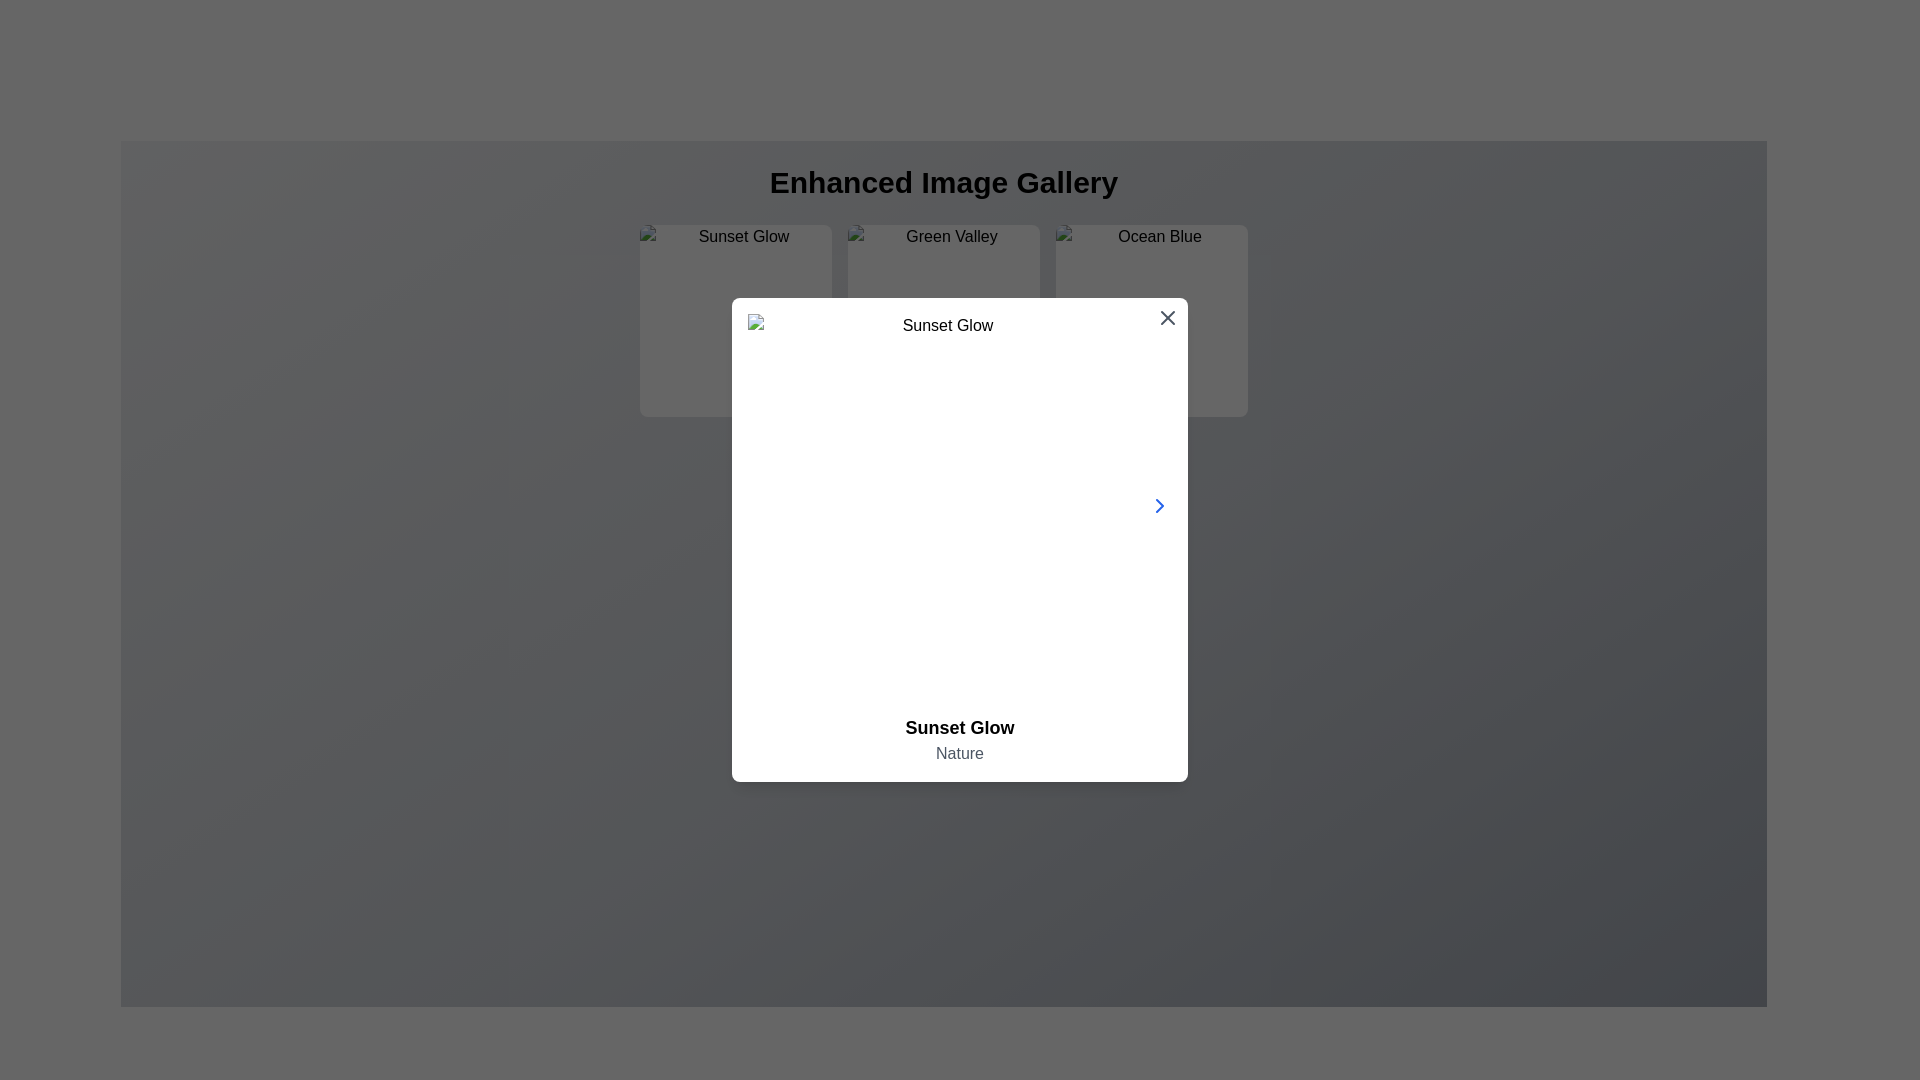  Describe the element at coordinates (1167, 316) in the screenshot. I see `the close button in the top-right corner of the white modal window` at that location.